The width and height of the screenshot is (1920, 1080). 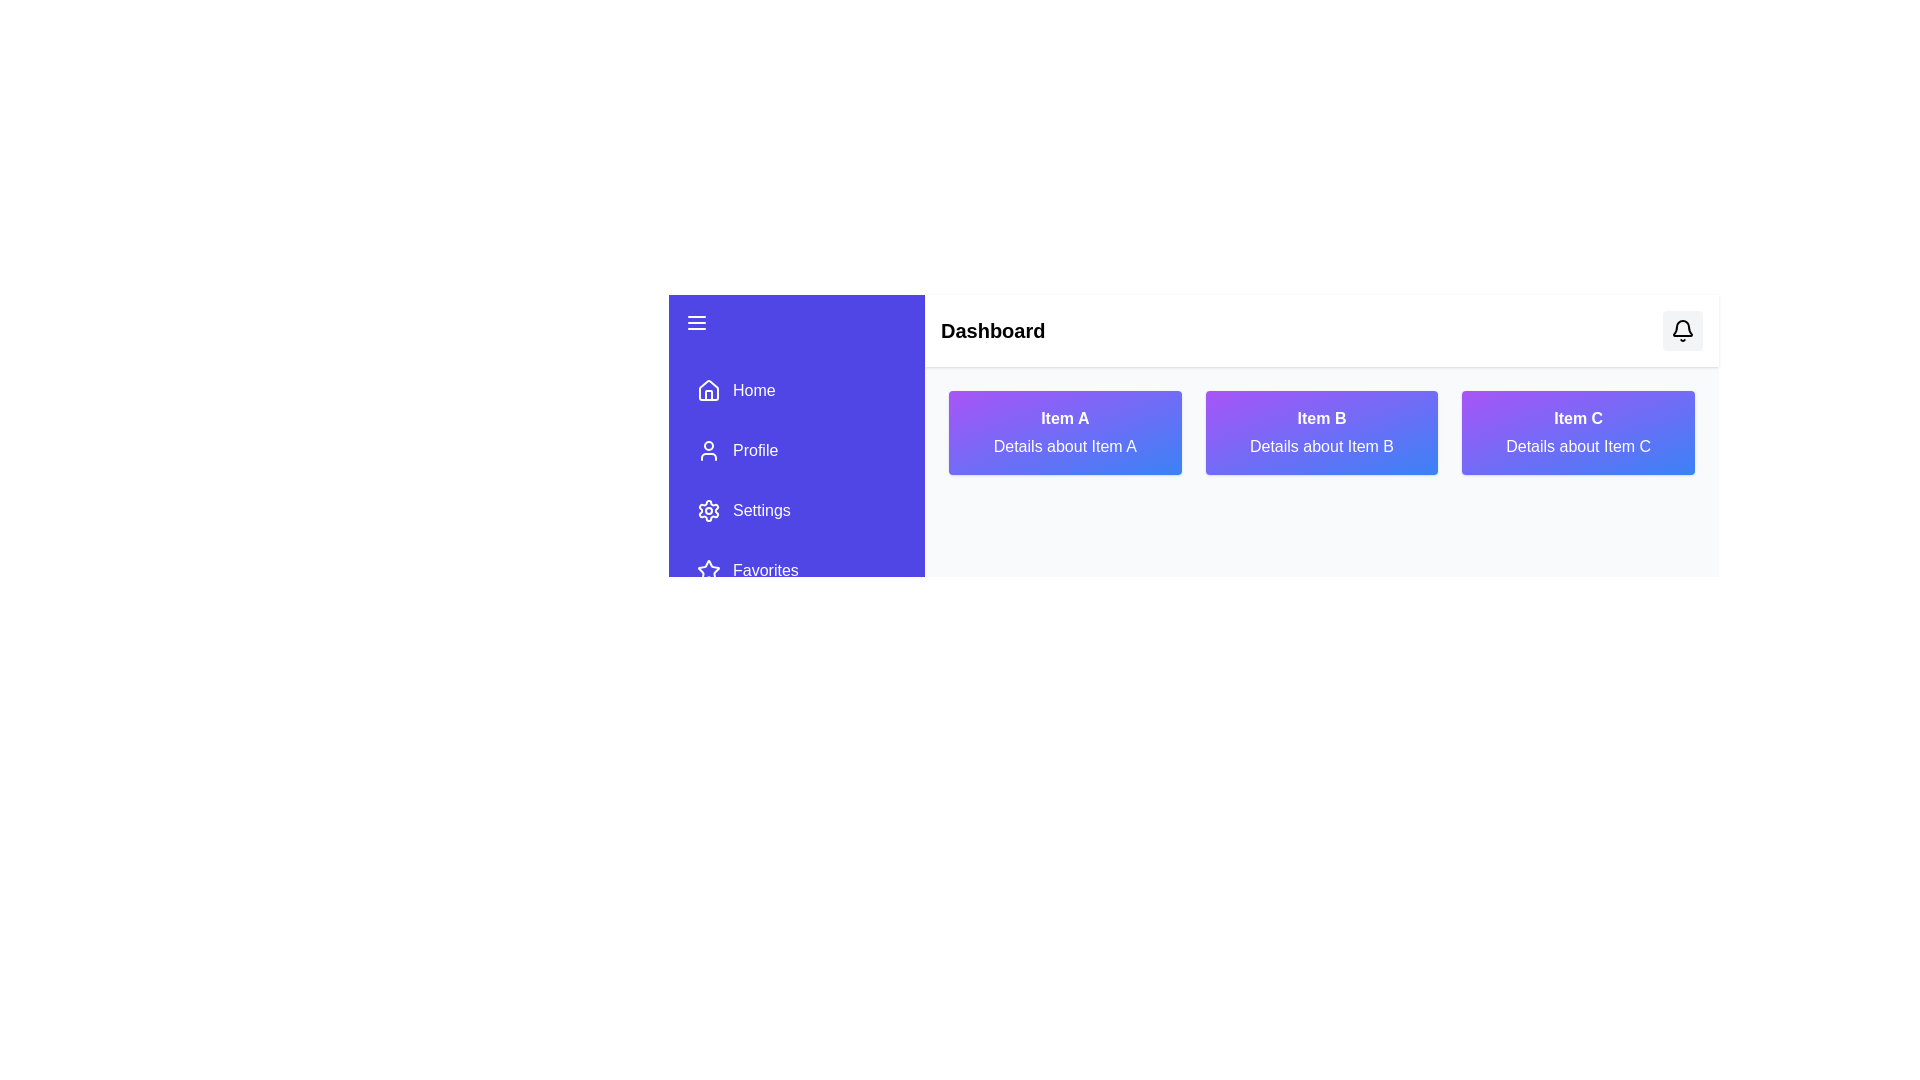 What do you see at coordinates (709, 570) in the screenshot?
I see `the star-shaped icon located in the left sidebar menu, next to 'Favorites'` at bounding box center [709, 570].